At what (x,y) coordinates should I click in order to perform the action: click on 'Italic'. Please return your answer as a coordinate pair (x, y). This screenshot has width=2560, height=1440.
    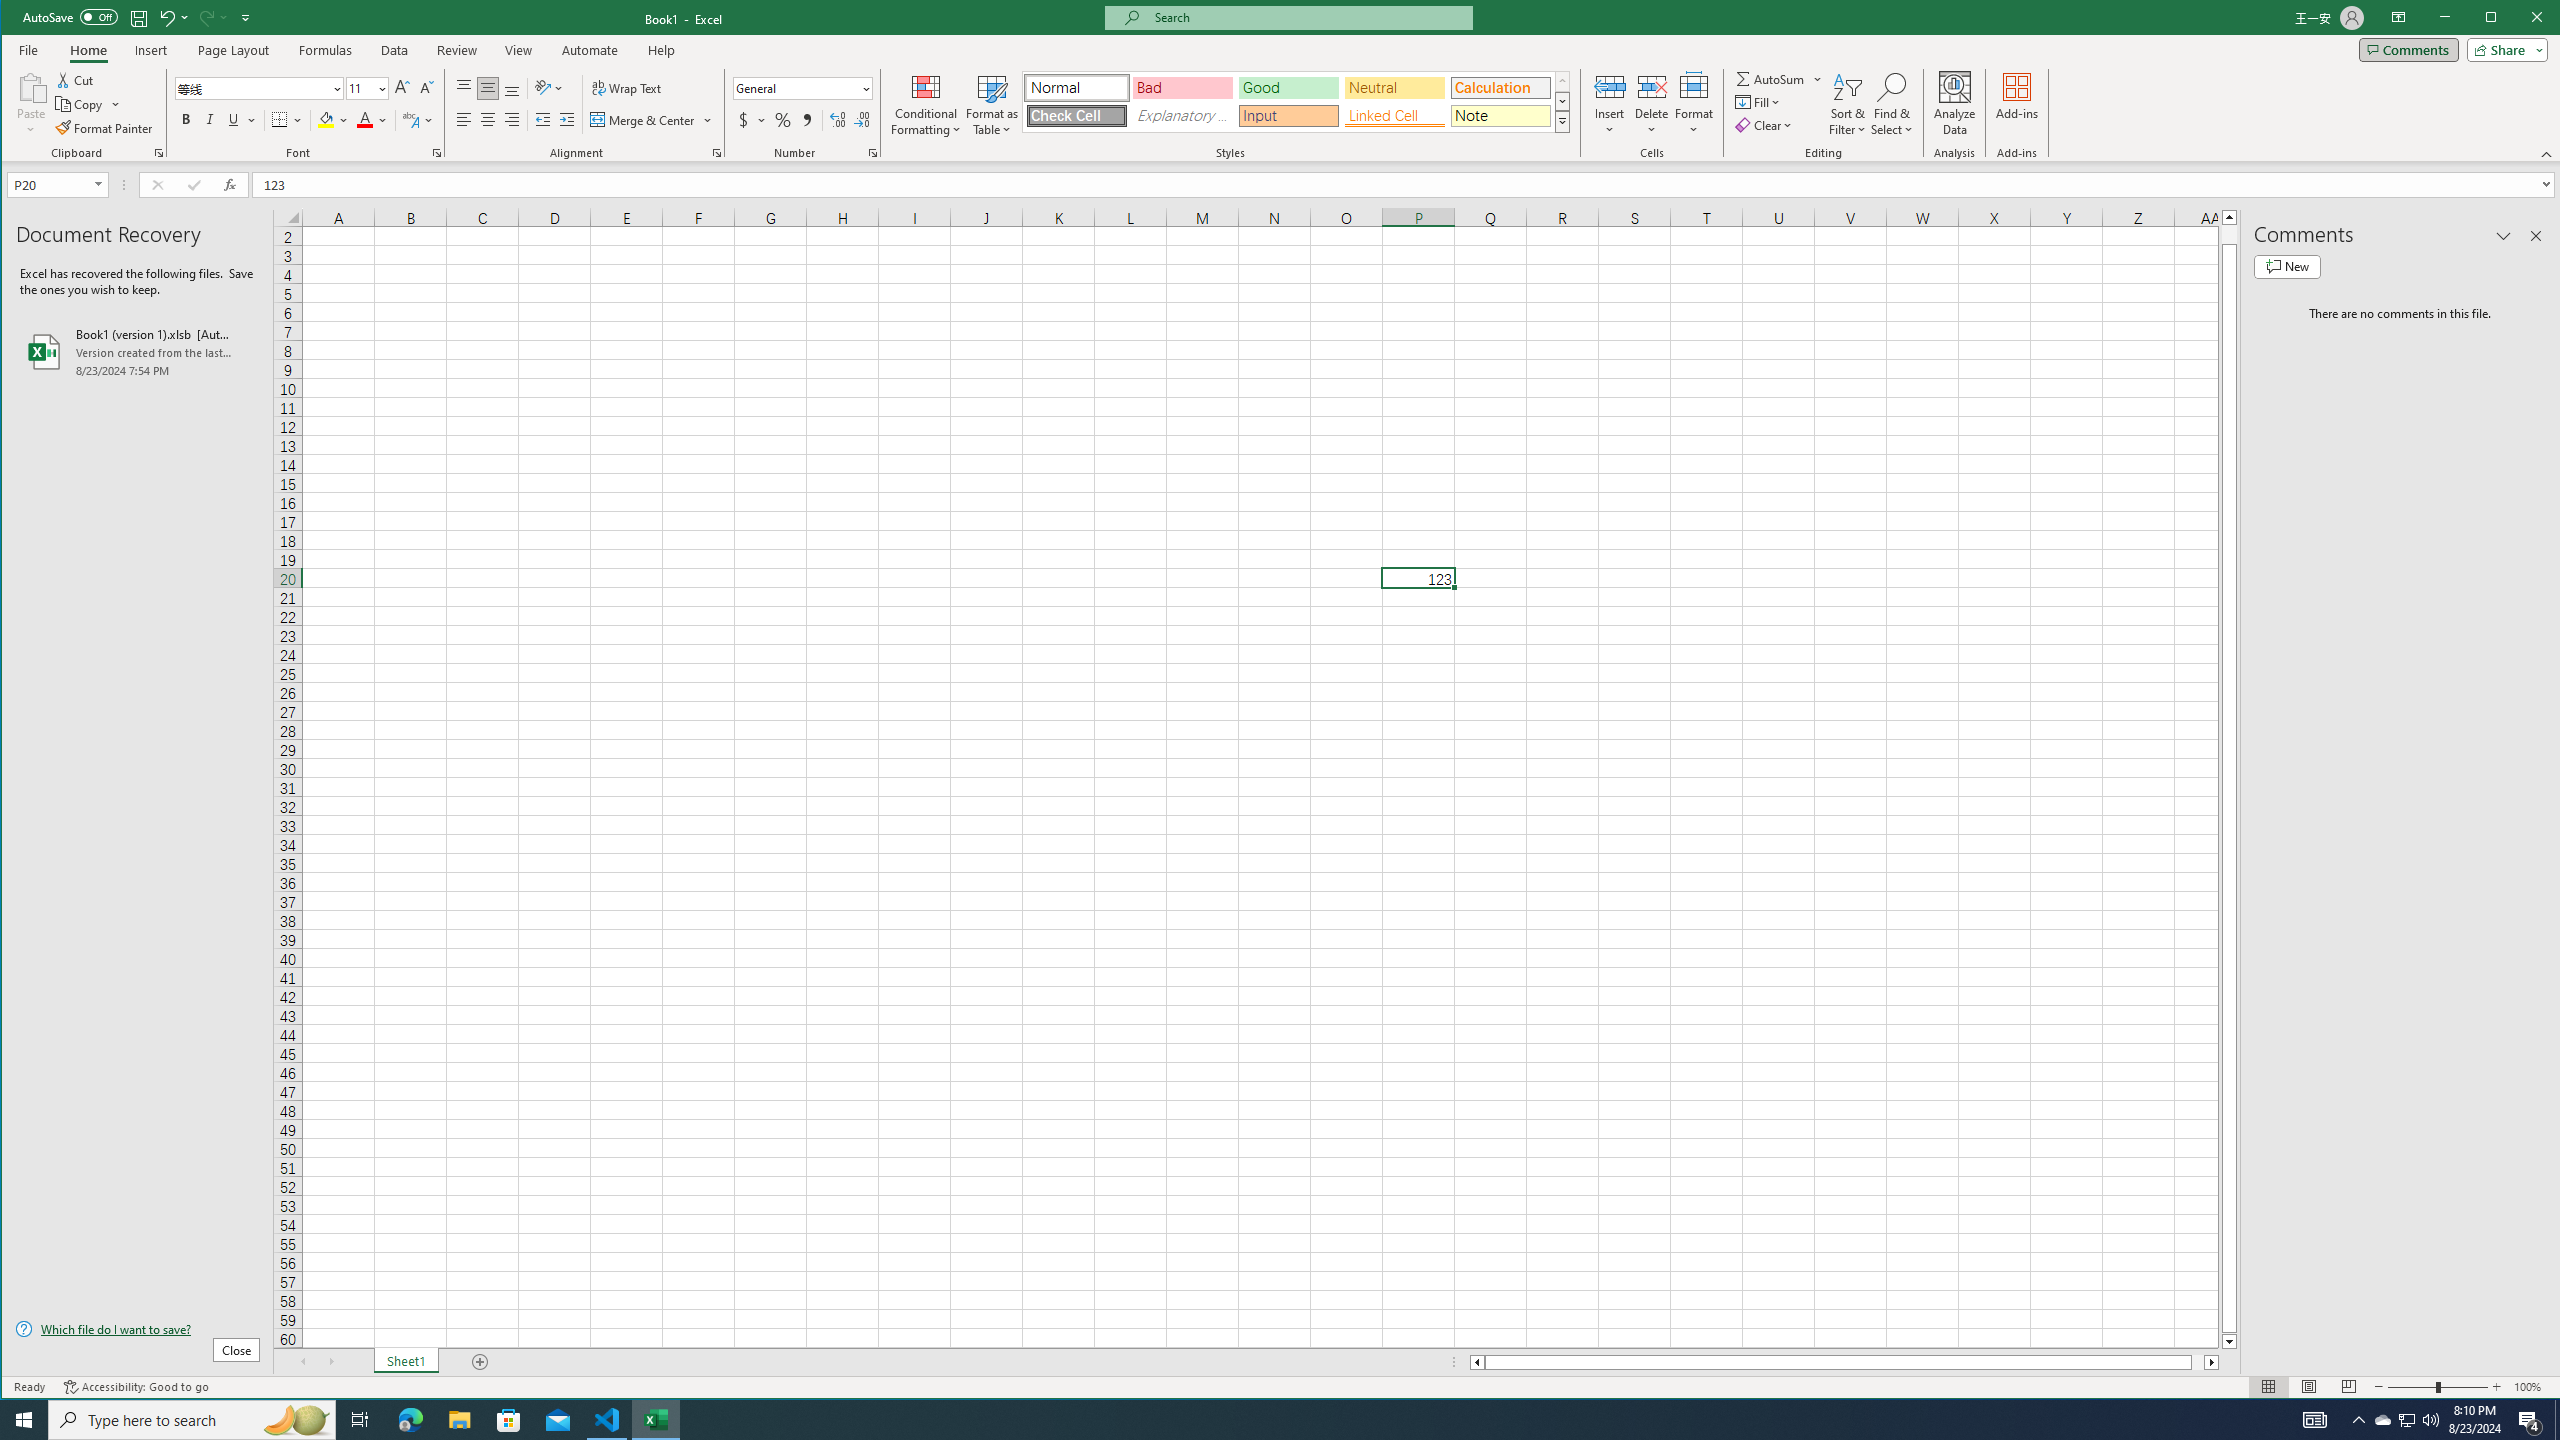
    Looking at the image, I should click on (208, 119).